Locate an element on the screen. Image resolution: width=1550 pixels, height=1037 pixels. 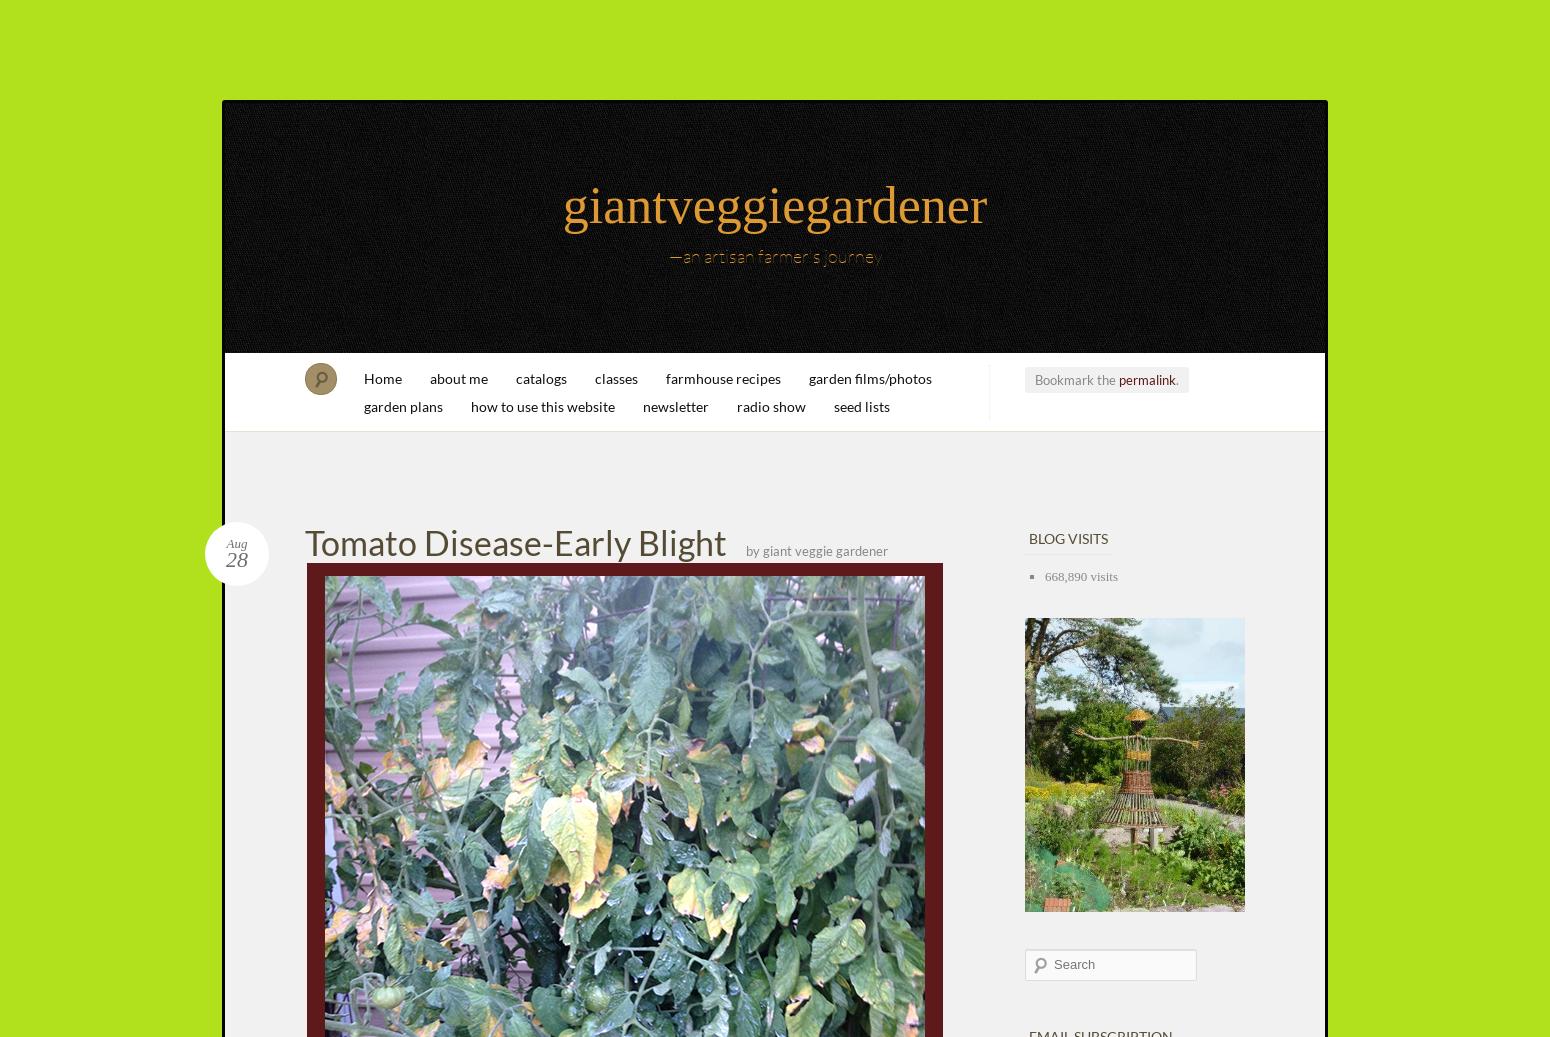
'garden films/photos' is located at coordinates (870, 377).